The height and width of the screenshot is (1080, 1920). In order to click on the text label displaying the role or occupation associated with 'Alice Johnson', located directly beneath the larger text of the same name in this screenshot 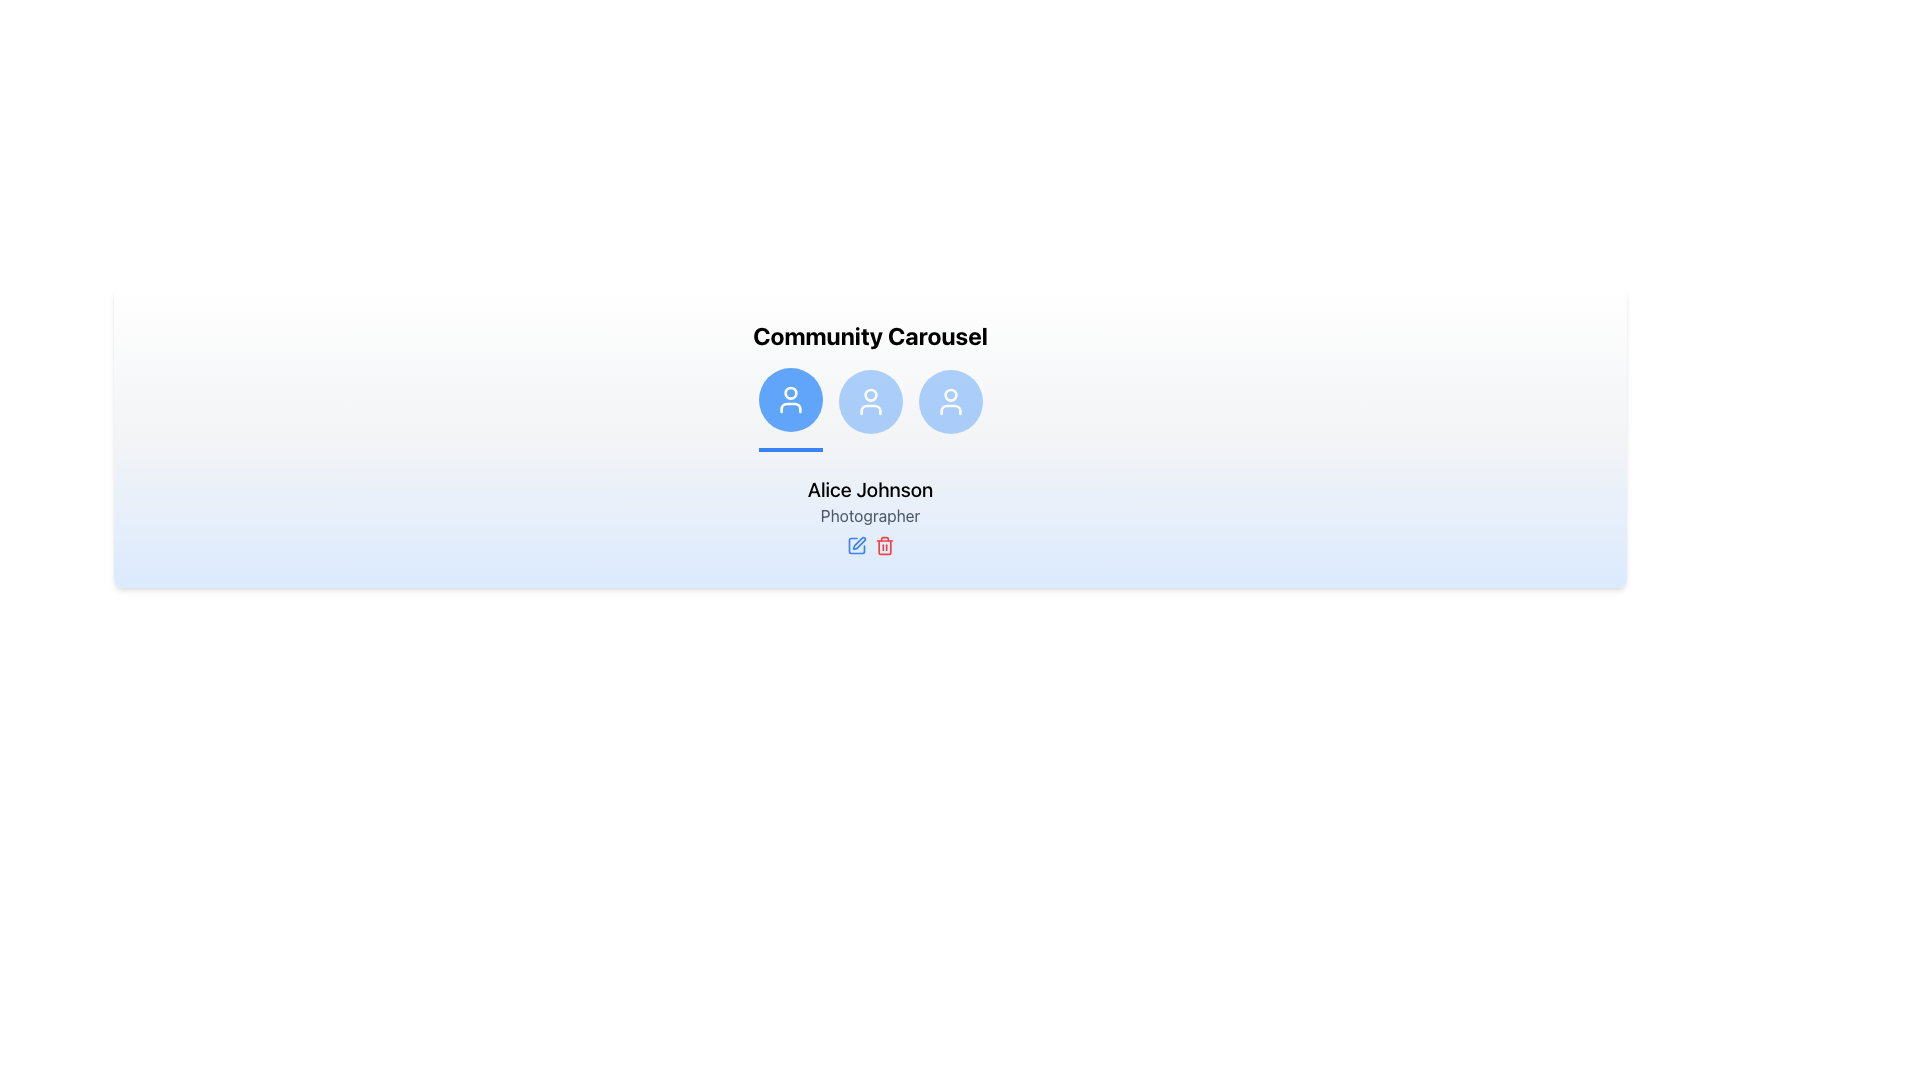, I will do `click(870, 515)`.